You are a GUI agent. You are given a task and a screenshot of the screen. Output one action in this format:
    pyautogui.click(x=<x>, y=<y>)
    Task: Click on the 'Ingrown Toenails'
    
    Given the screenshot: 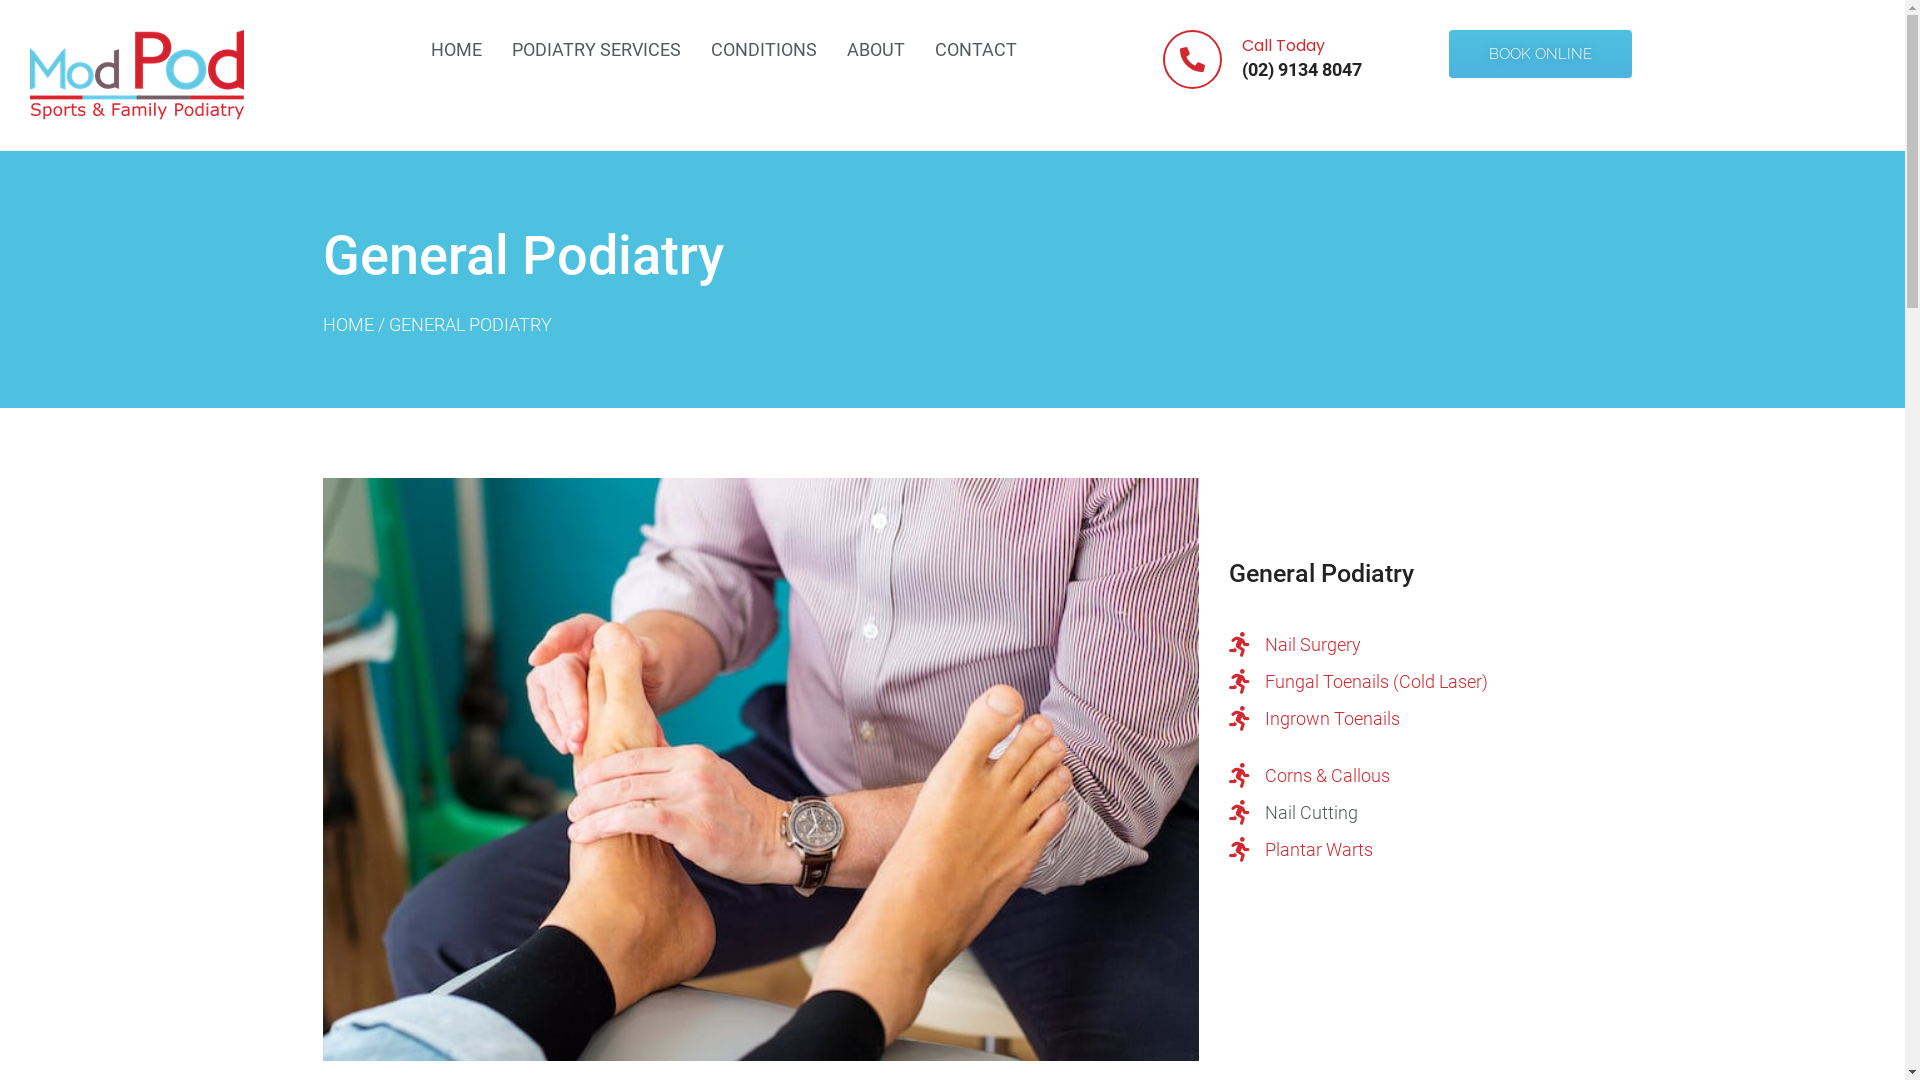 What is the action you would take?
    pyautogui.click(x=1399, y=717)
    